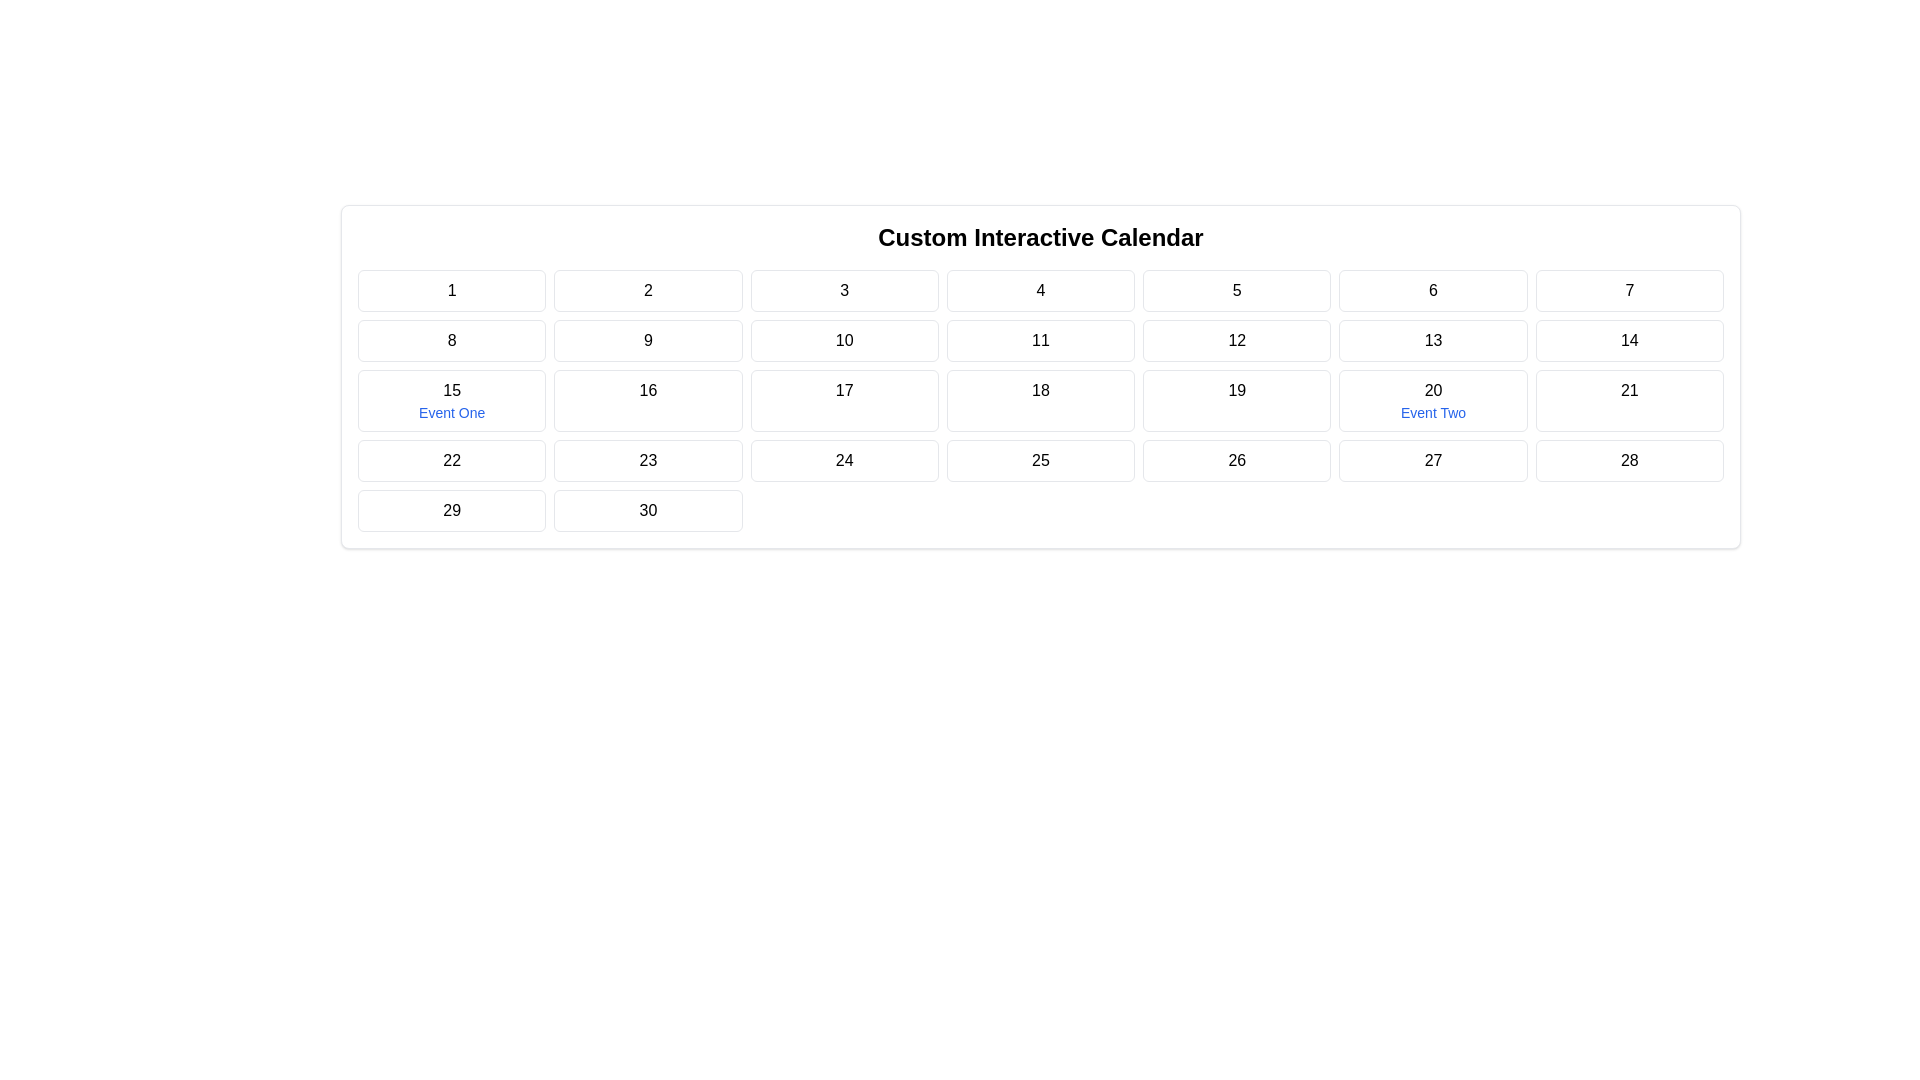  Describe the element at coordinates (1432, 411) in the screenshot. I see `text content of the label displaying 'Event Two', which indicates an event on the 20th day in the calendar grid` at that location.